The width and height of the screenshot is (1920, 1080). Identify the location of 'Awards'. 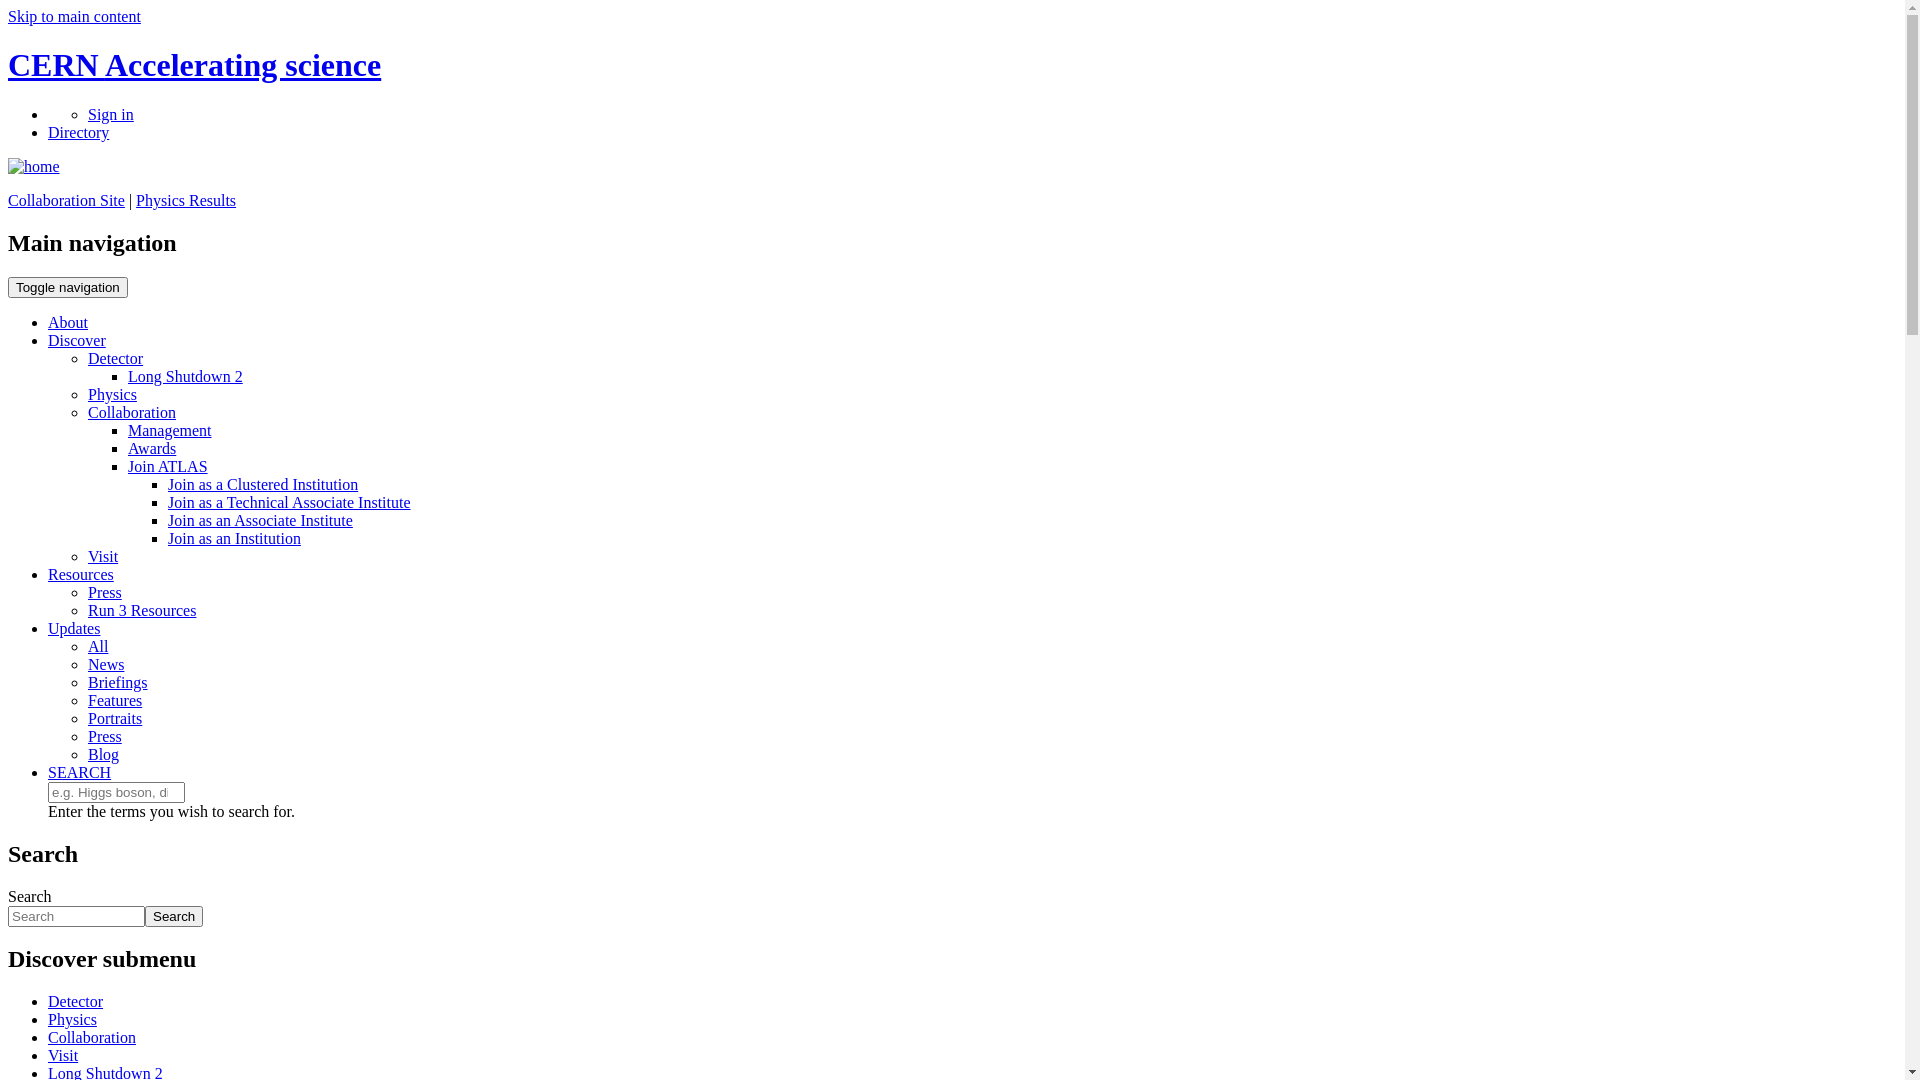
(151, 447).